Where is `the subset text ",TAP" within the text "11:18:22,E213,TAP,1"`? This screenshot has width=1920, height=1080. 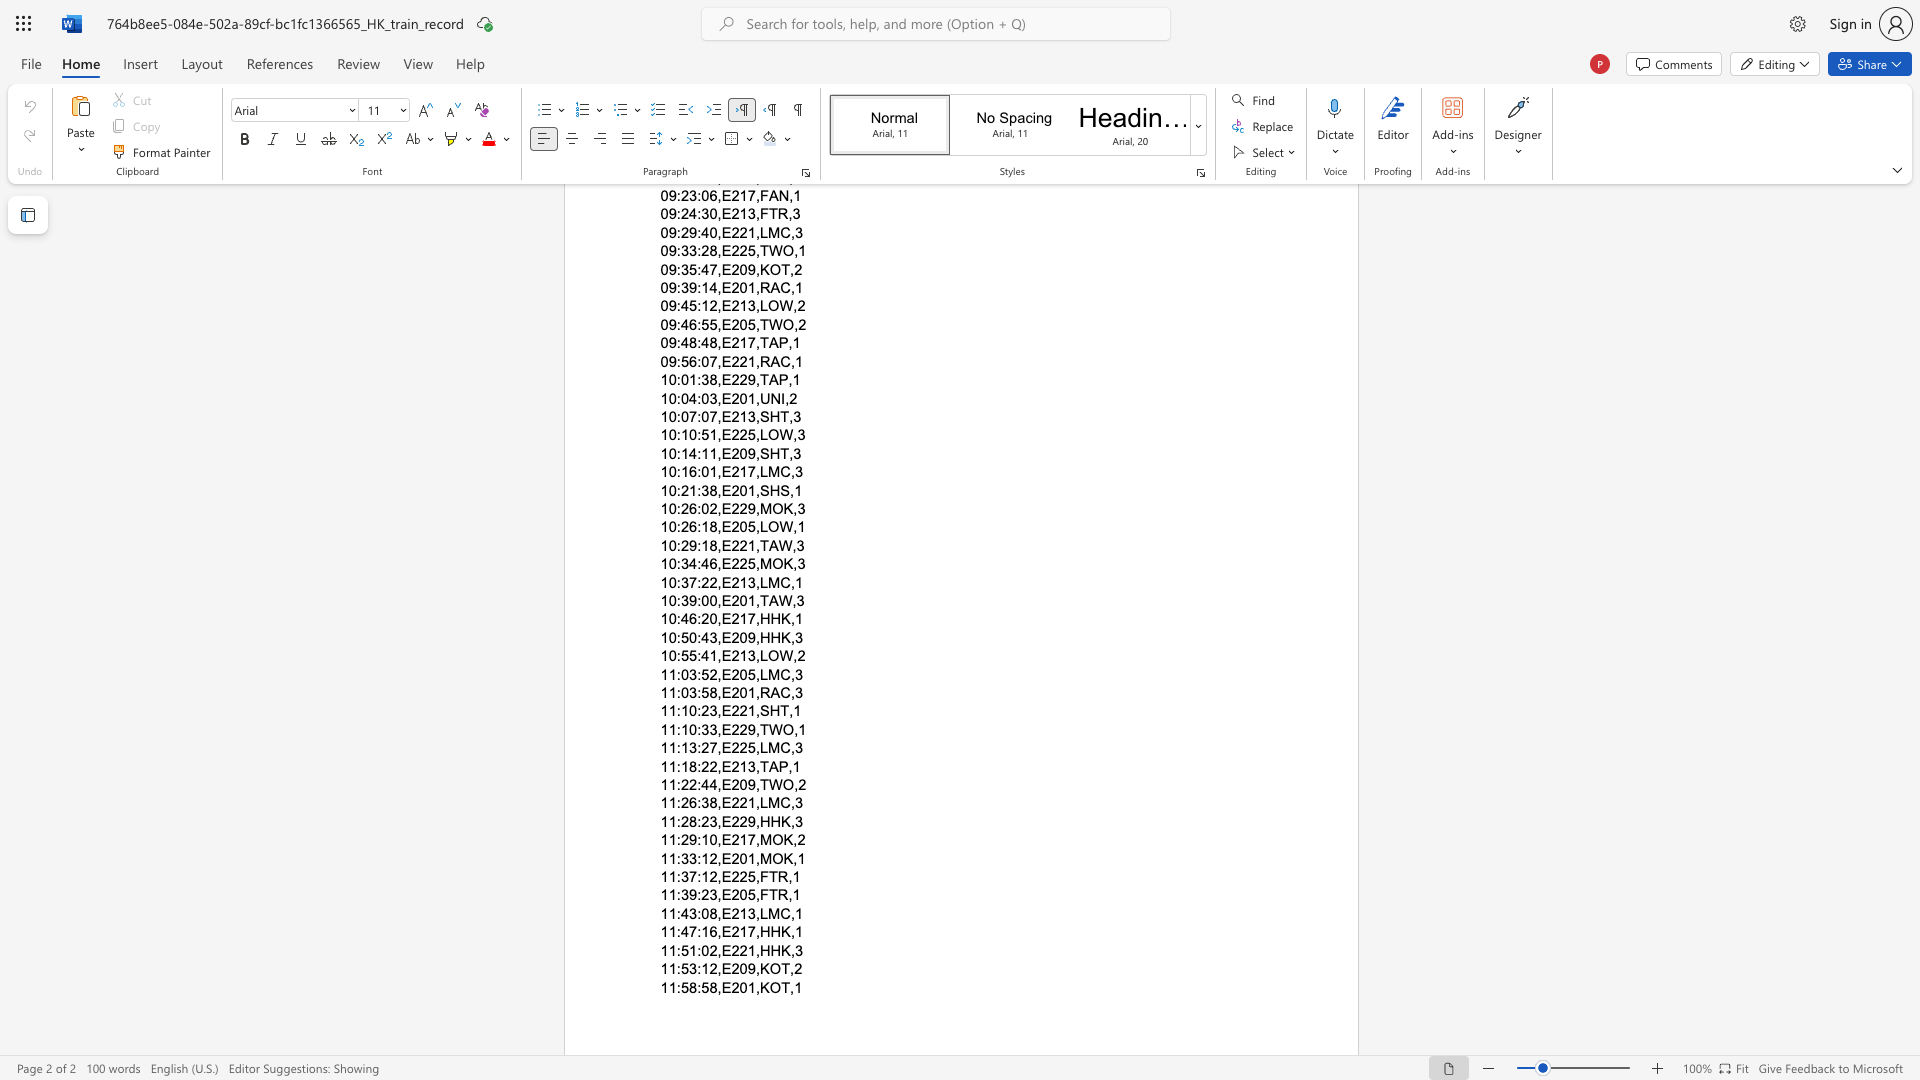 the subset text ",TAP" within the text "11:18:22,E213,TAP,1" is located at coordinates (754, 765).